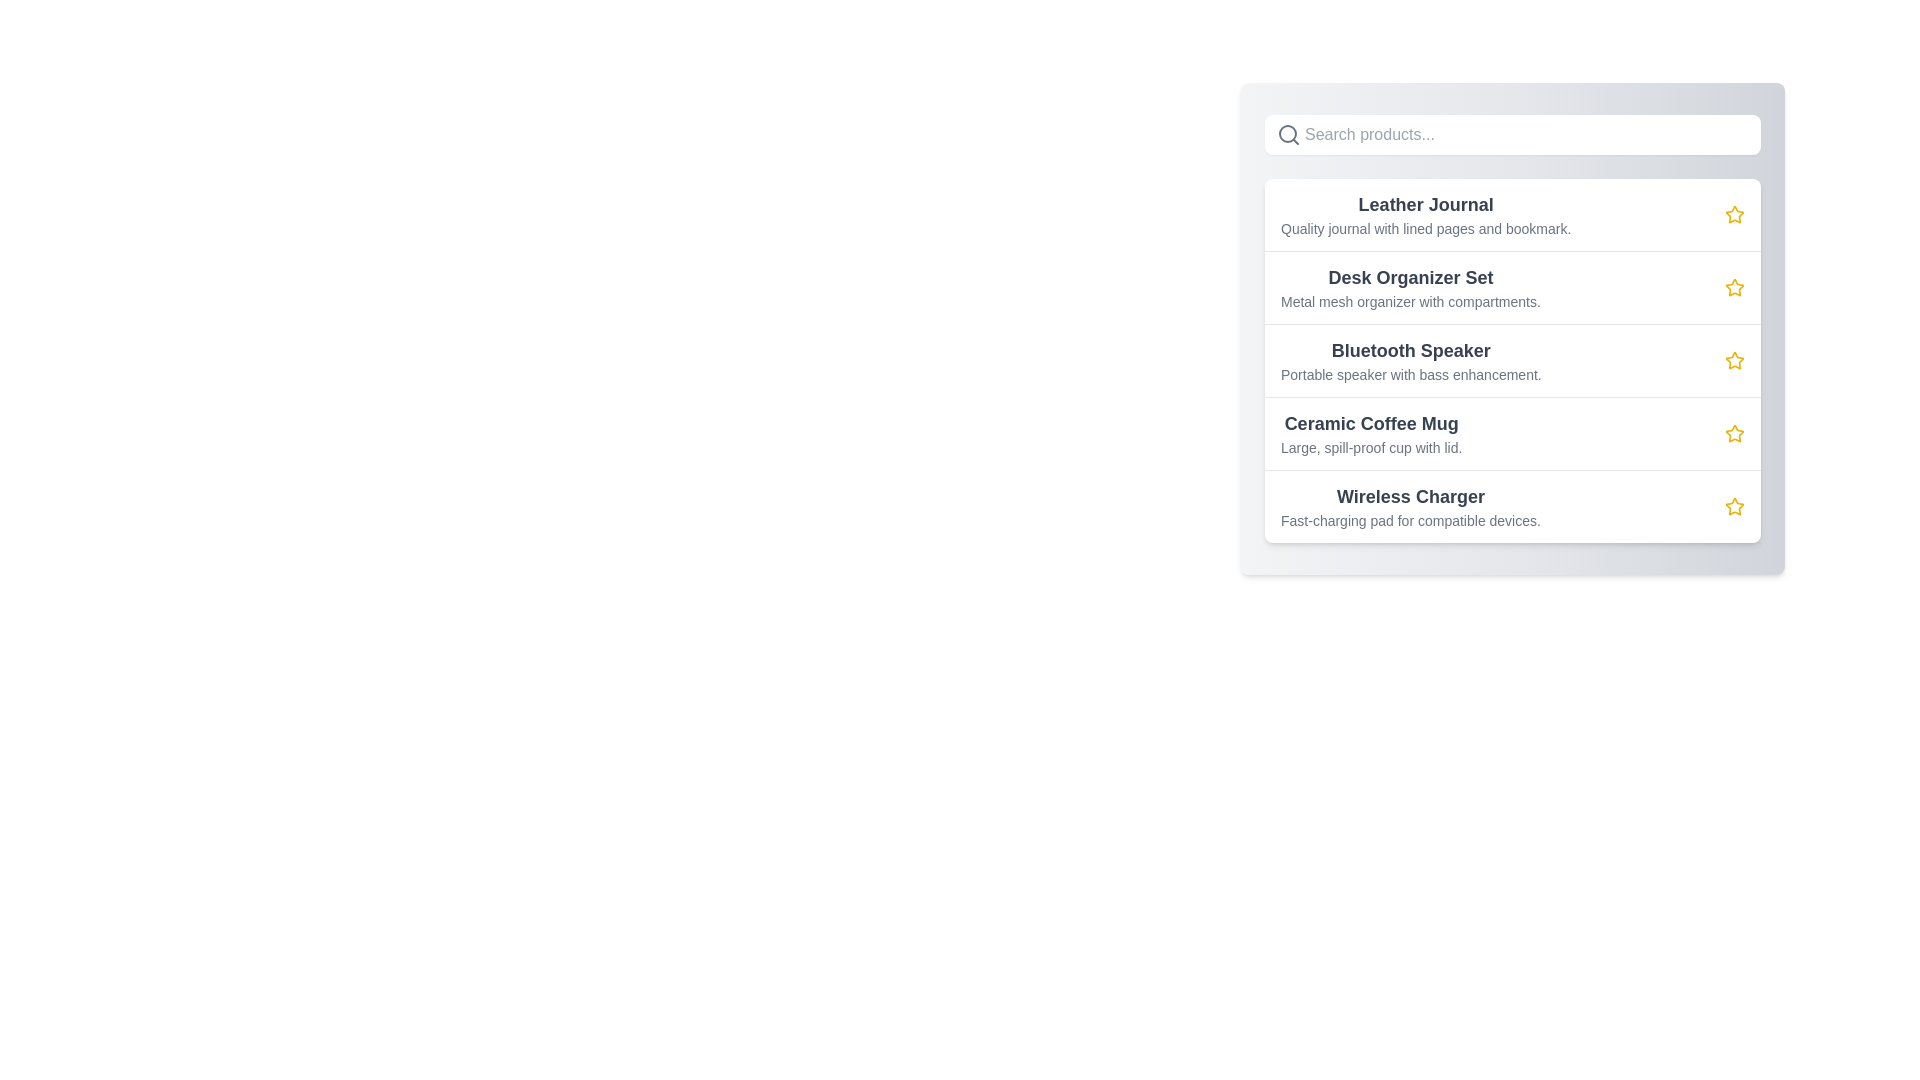 The image size is (1920, 1080). Describe the element at coordinates (1410, 519) in the screenshot. I see `the text label that says 'Fast-charging pad for compatible devices.' located below the title 'Wireless Charger' in the item list` at that location.